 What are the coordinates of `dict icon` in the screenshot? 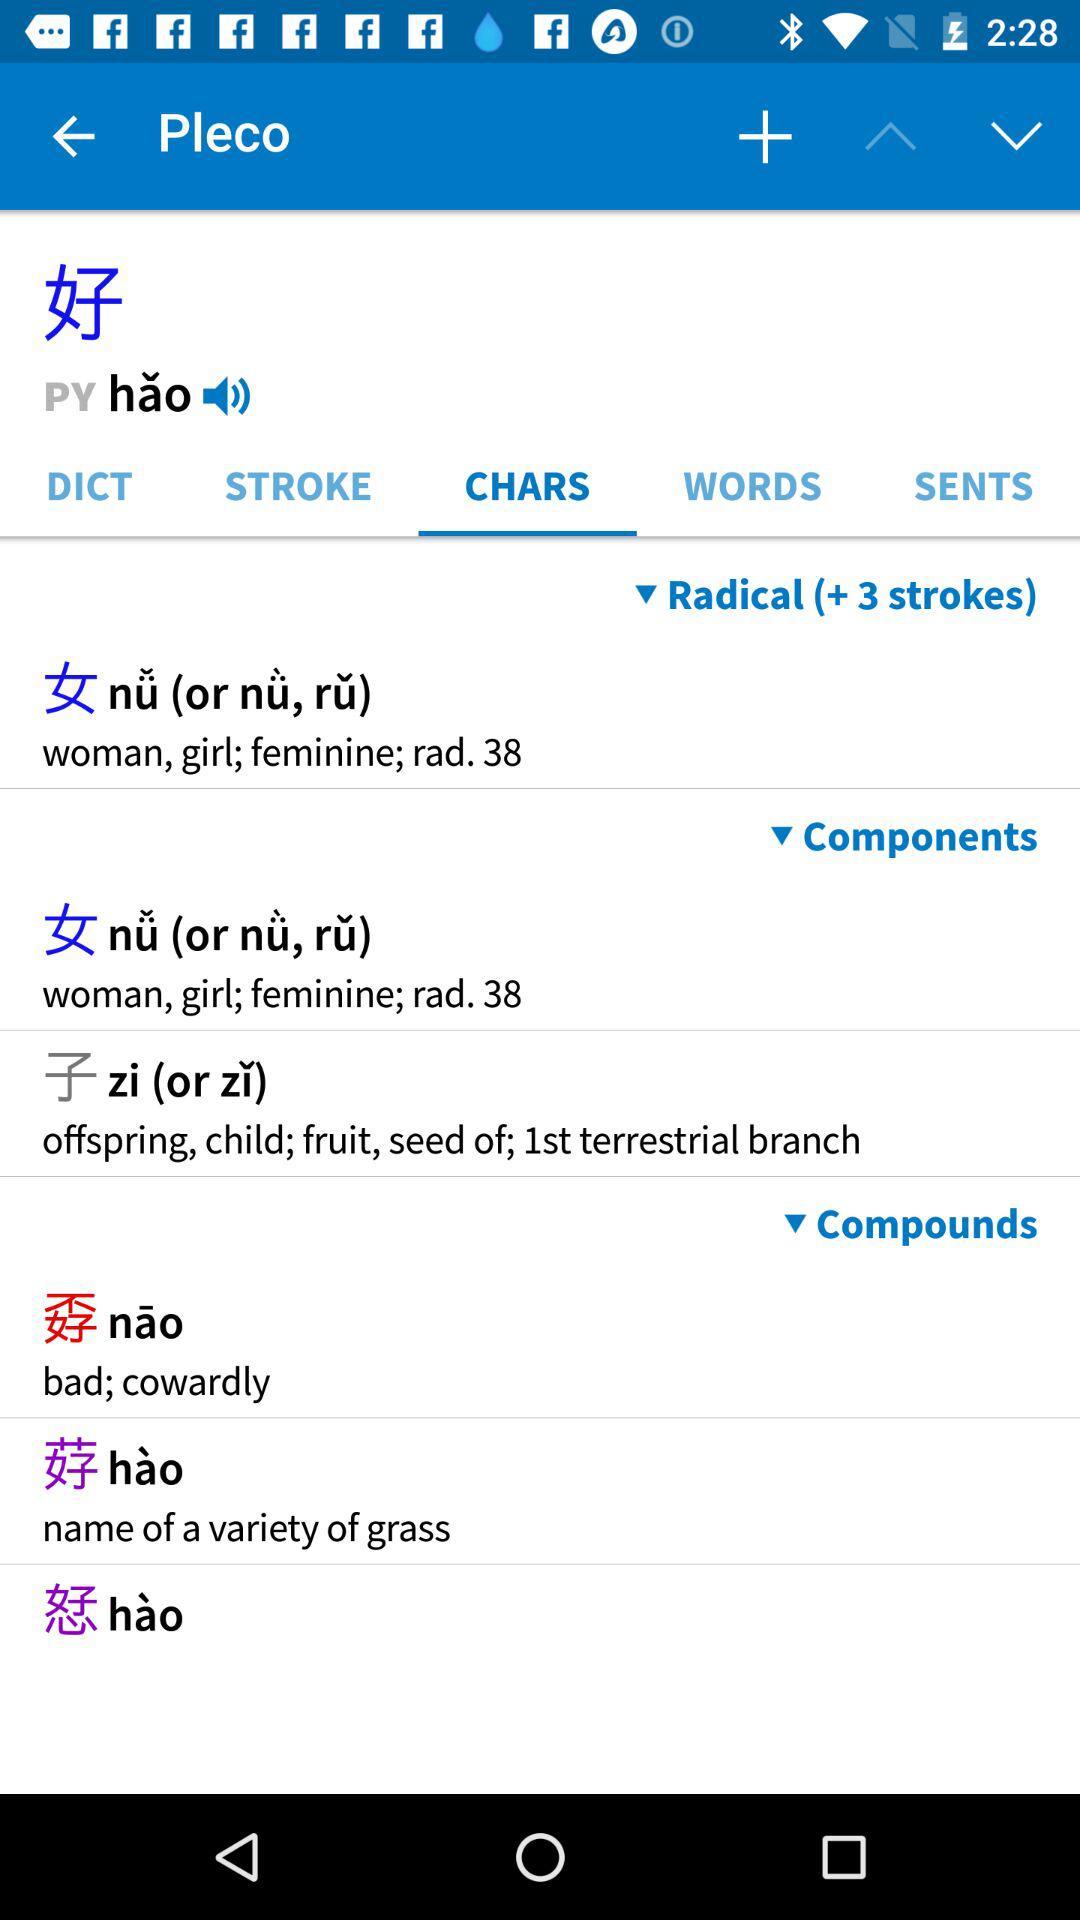 It's located at (88, 483).